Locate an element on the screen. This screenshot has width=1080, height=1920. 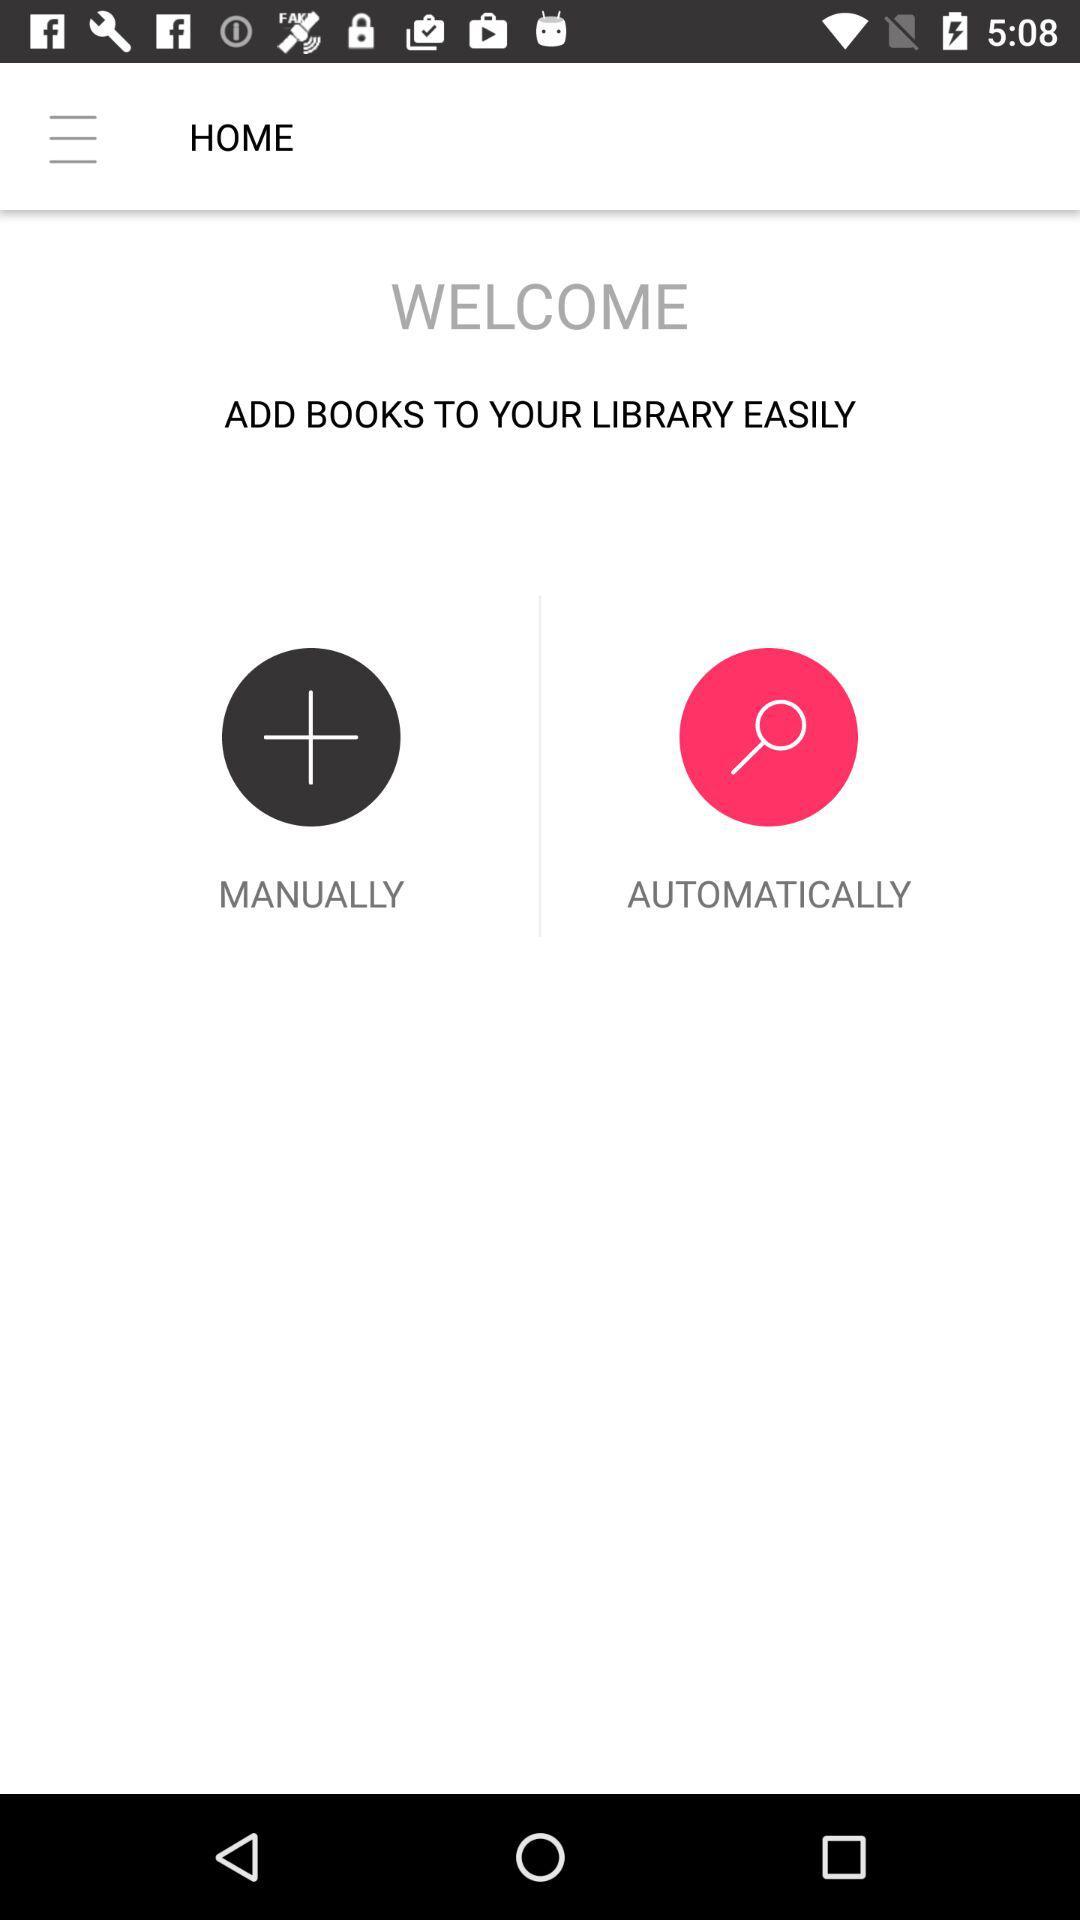
the item below add books to is located at coordinates (767, 765).